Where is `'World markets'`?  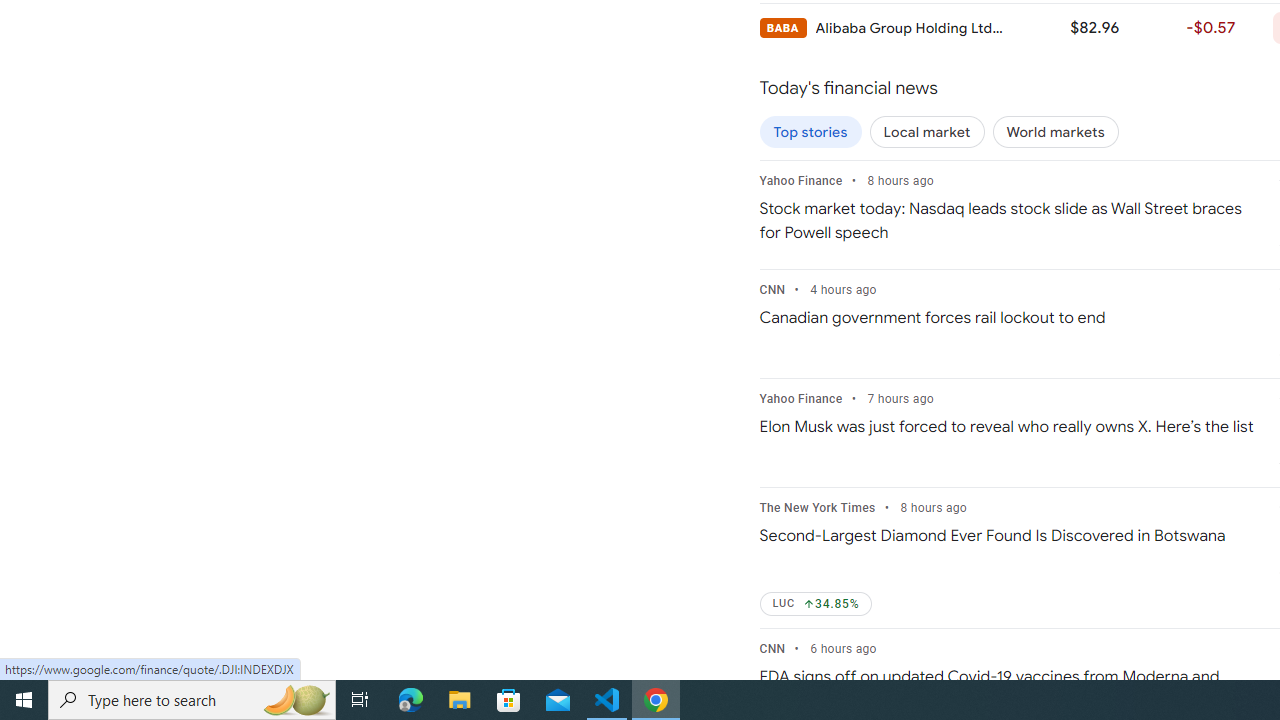 'World markets' is located at coordinates (1054, 132).